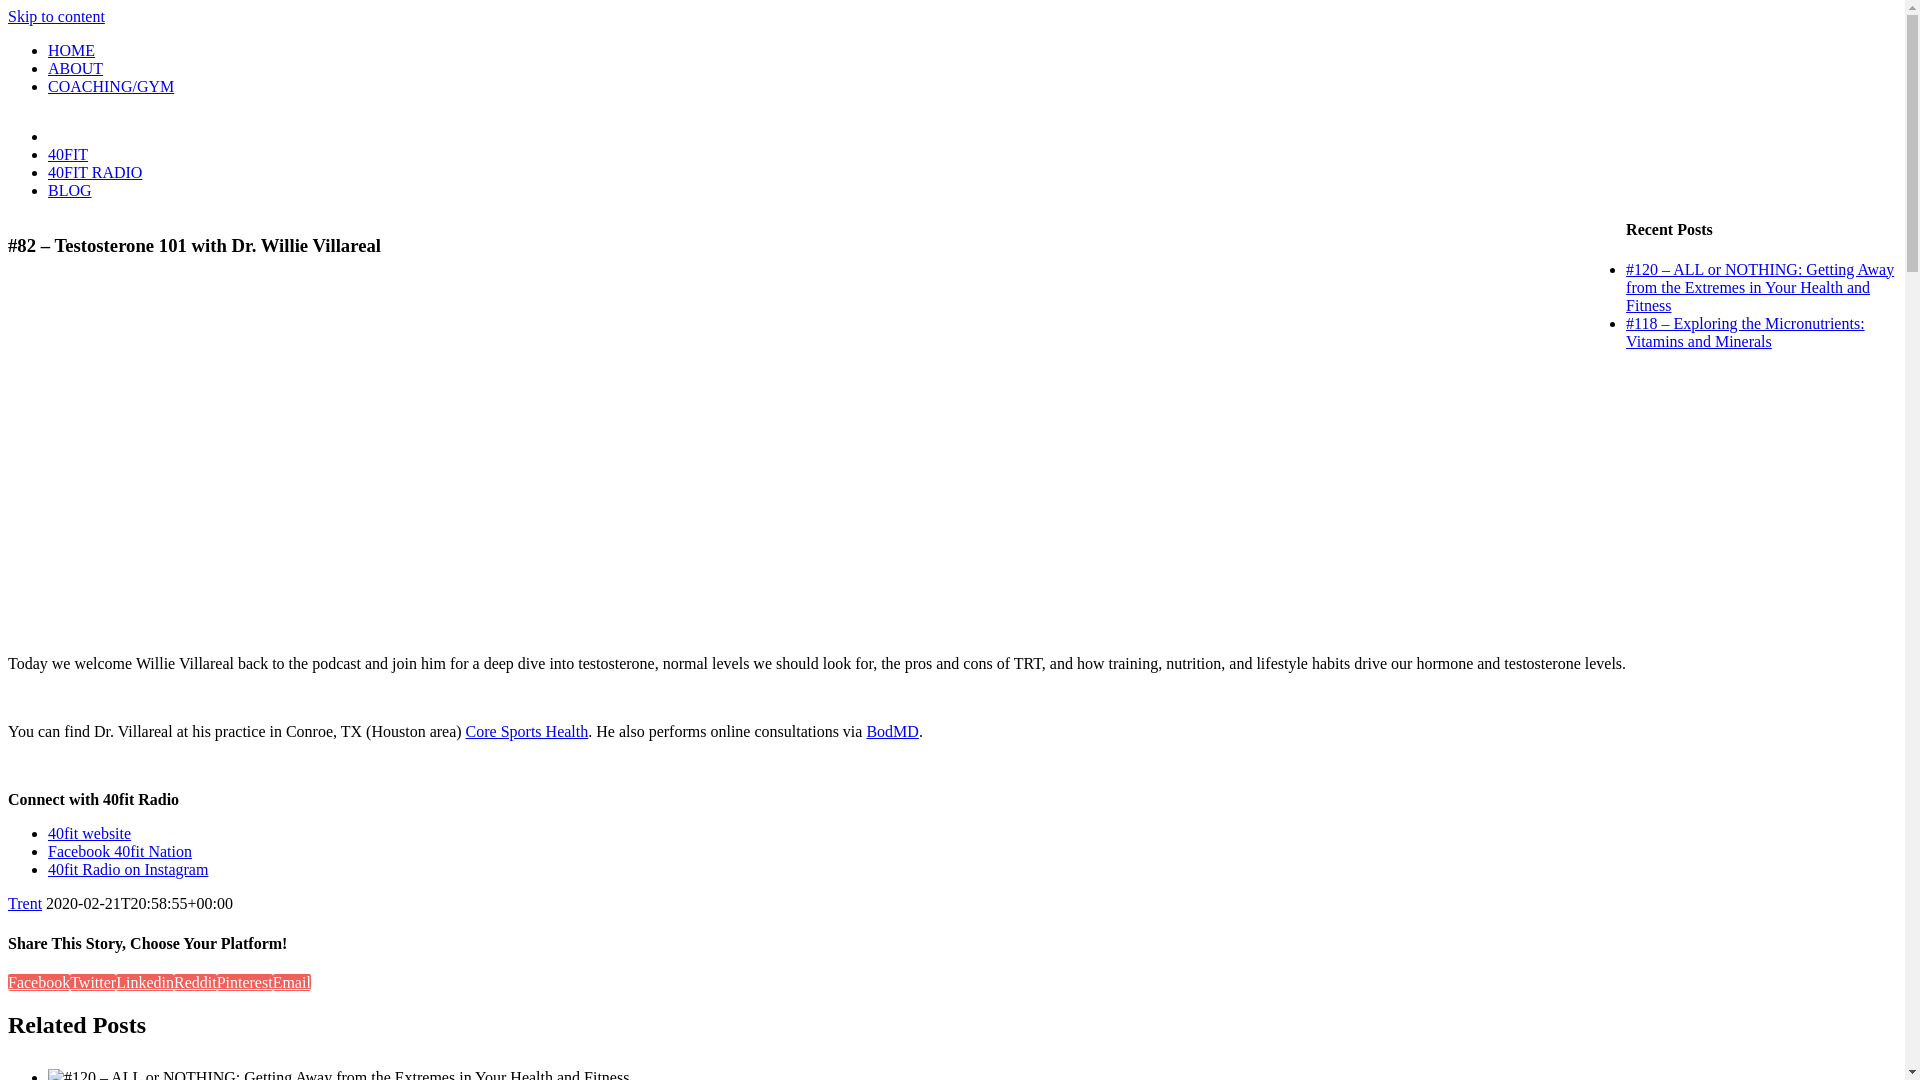 Image resolution: width=1920 pixels, height=1080 pixels. Describe the element at coordinates (75, 67) in the screenshot. I see `'ABOUT'` at that location.